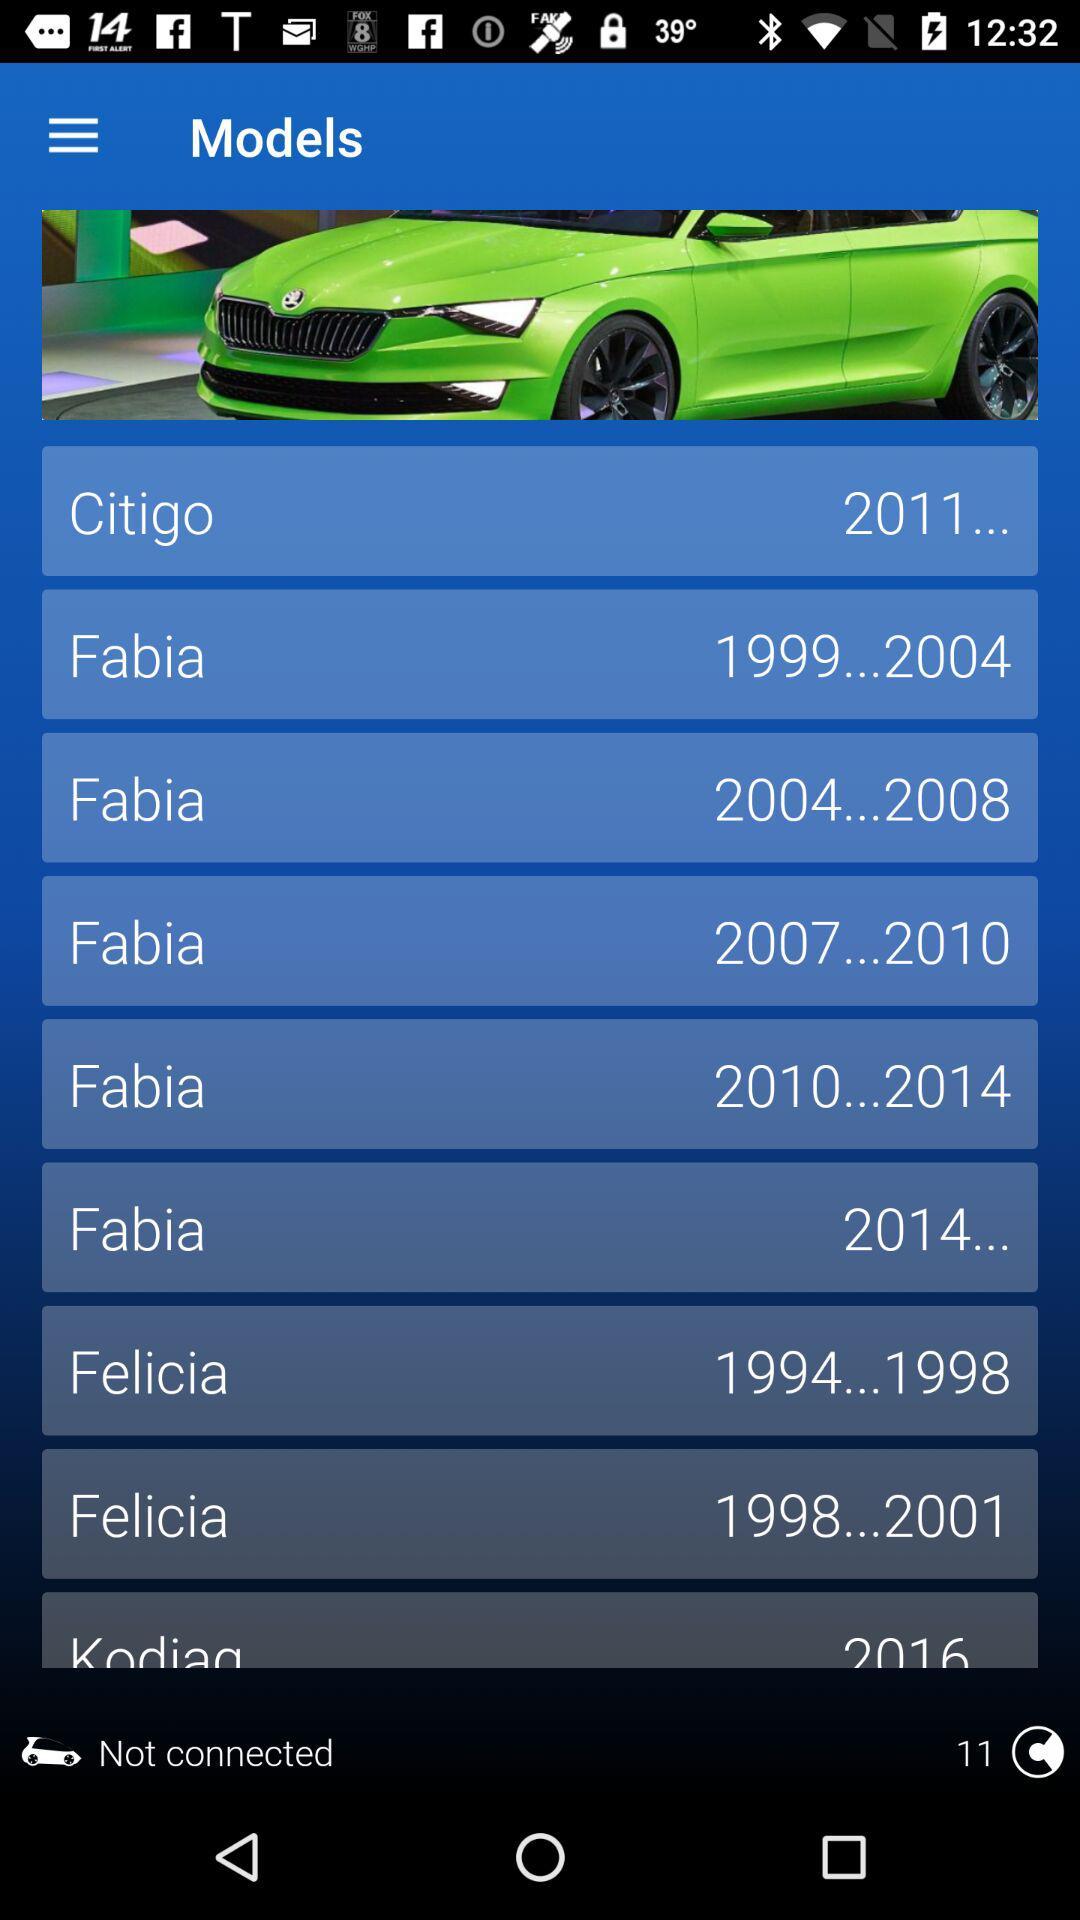 The height and width of the screenshot is (1920, 1080). What do you see at coordinates (427, 511) in the screenshot?
I see `the icon to the left of 2011... icon` at bounding box center [427, 511].